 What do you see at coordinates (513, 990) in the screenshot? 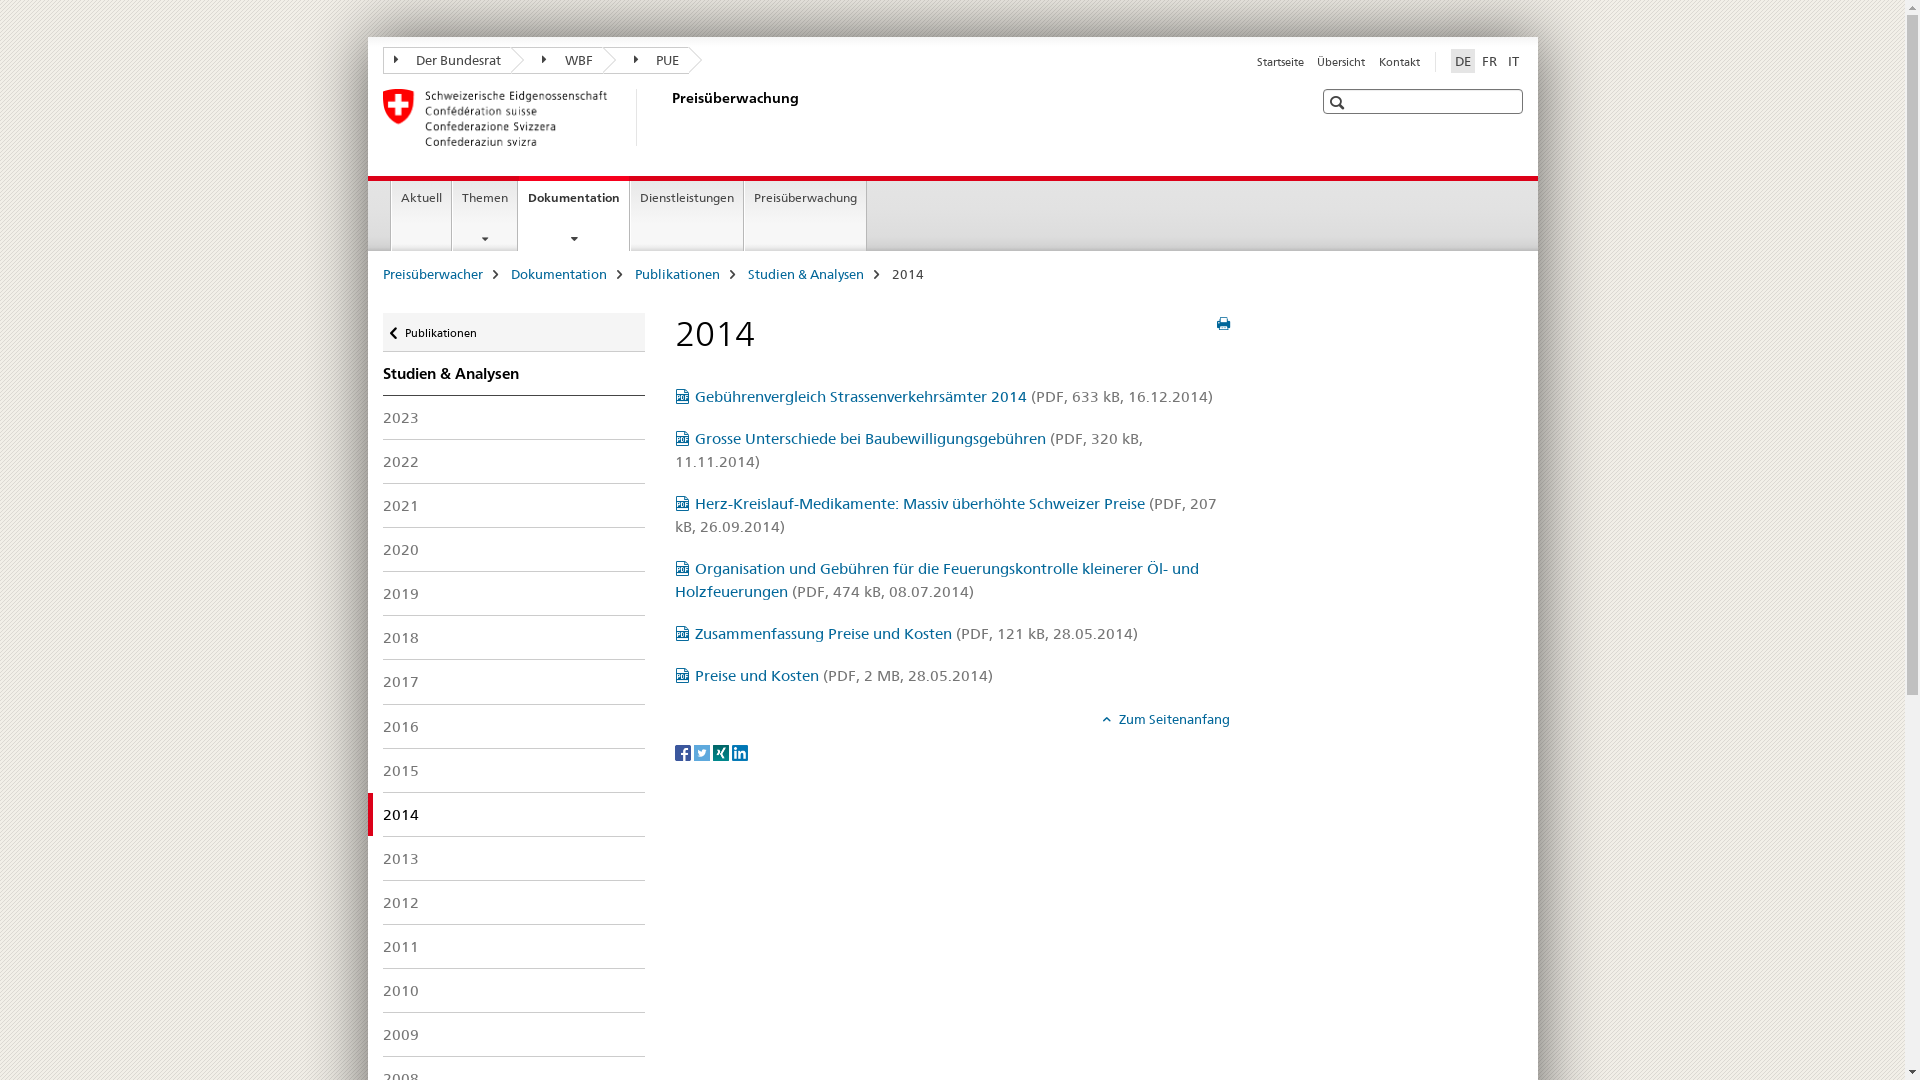
I see `'2010'` at bounding box center [513, 990].